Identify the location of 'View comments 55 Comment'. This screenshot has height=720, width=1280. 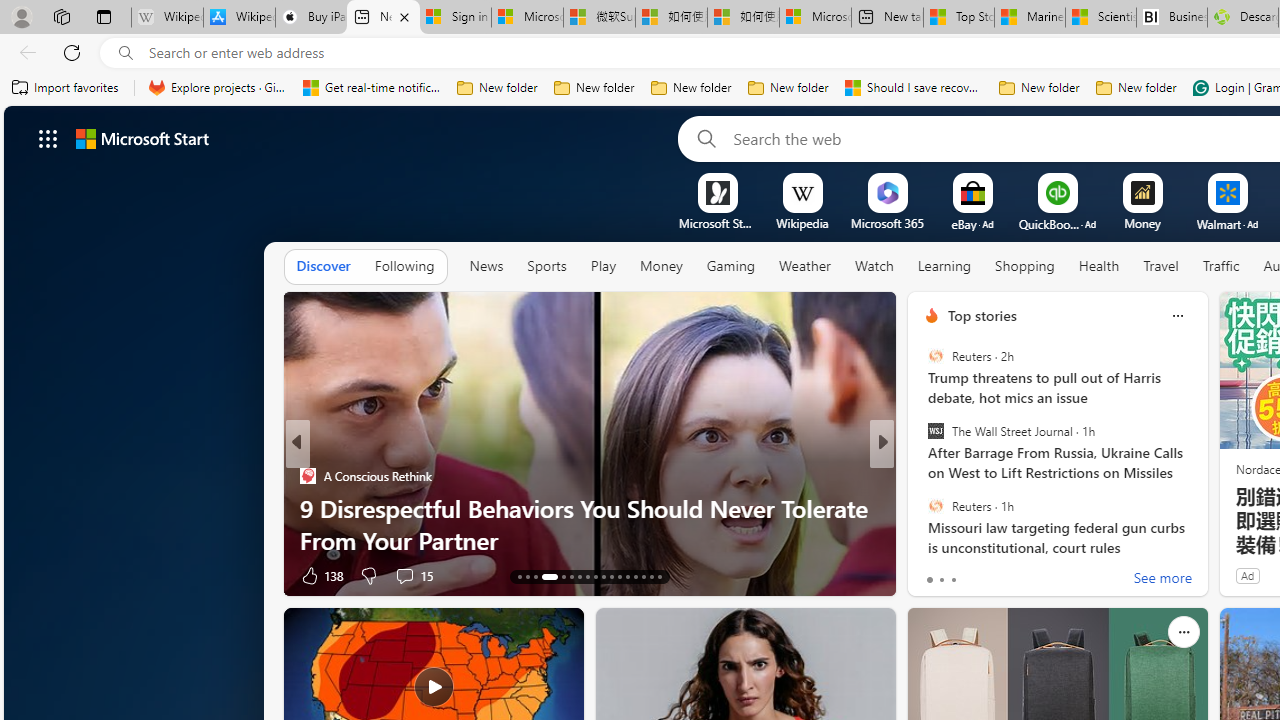
(1020, 575).